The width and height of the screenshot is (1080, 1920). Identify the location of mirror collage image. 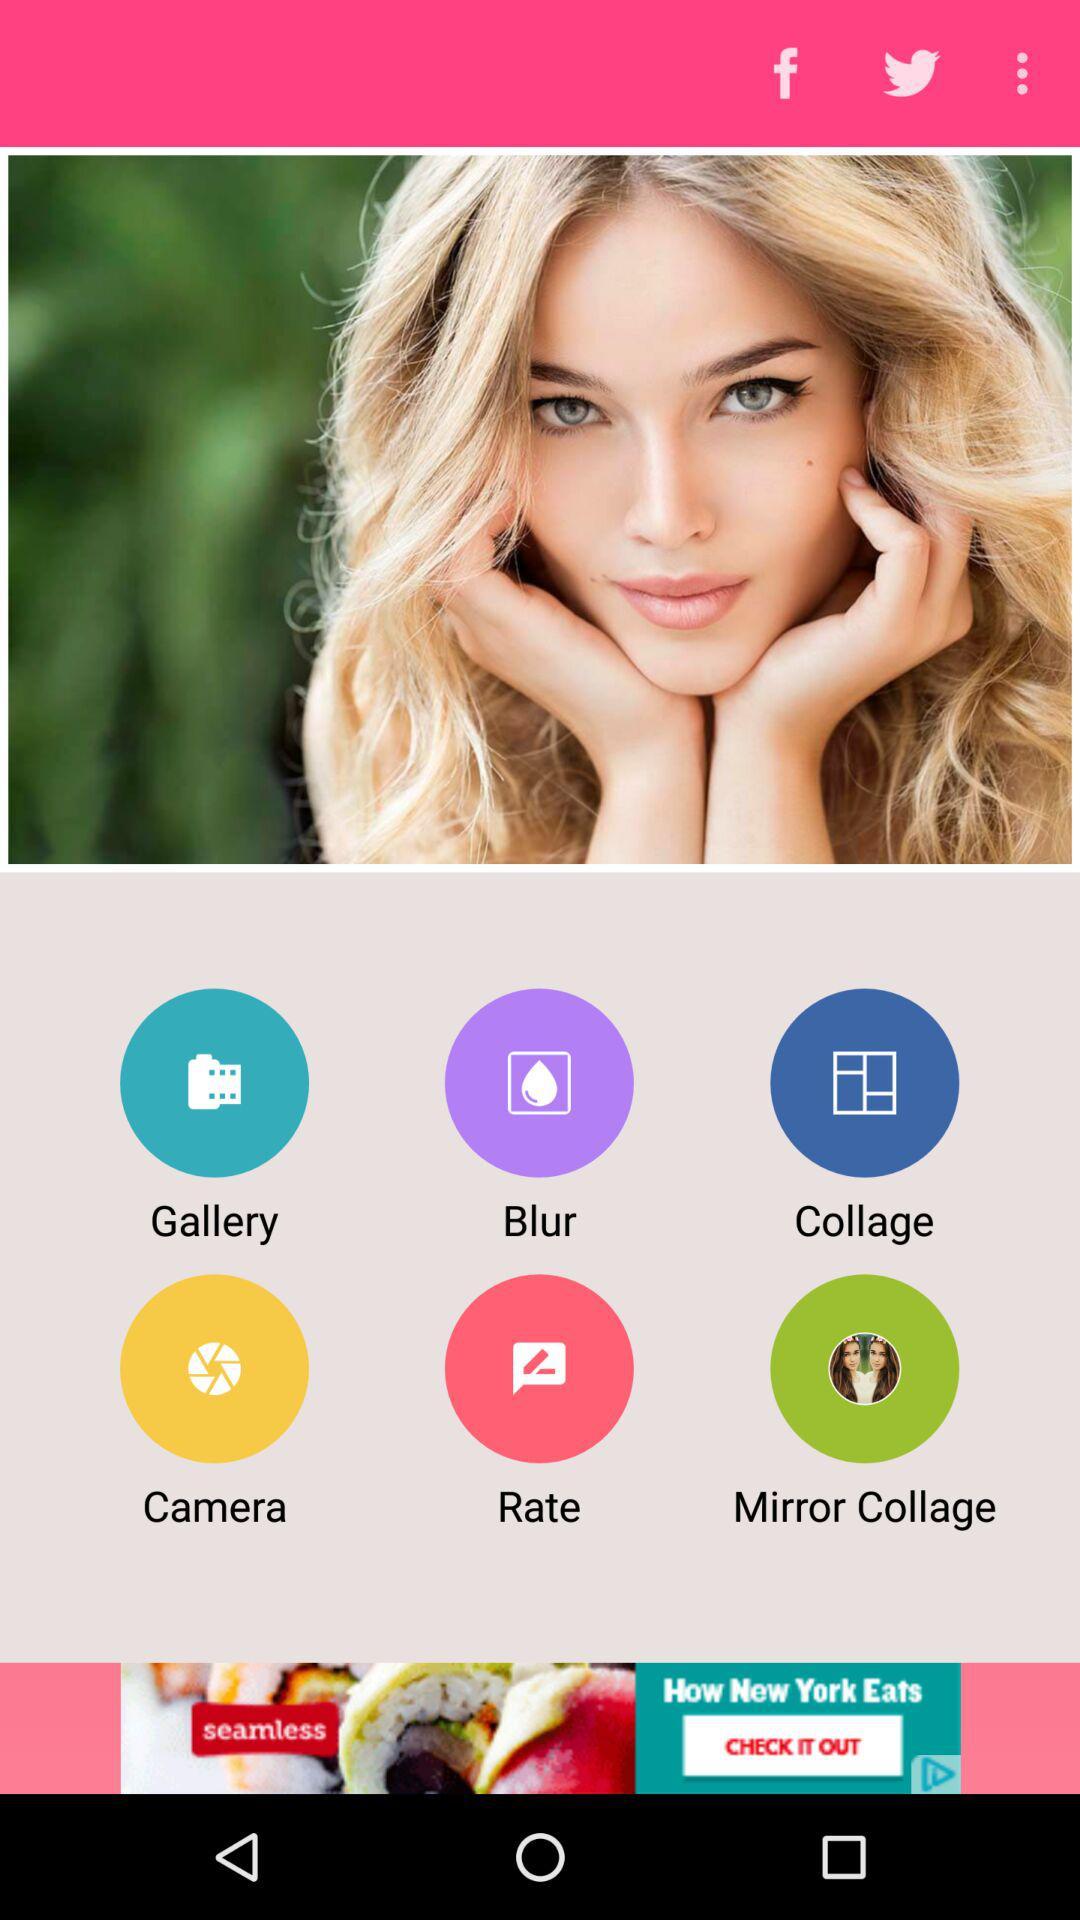
(863, 1367).